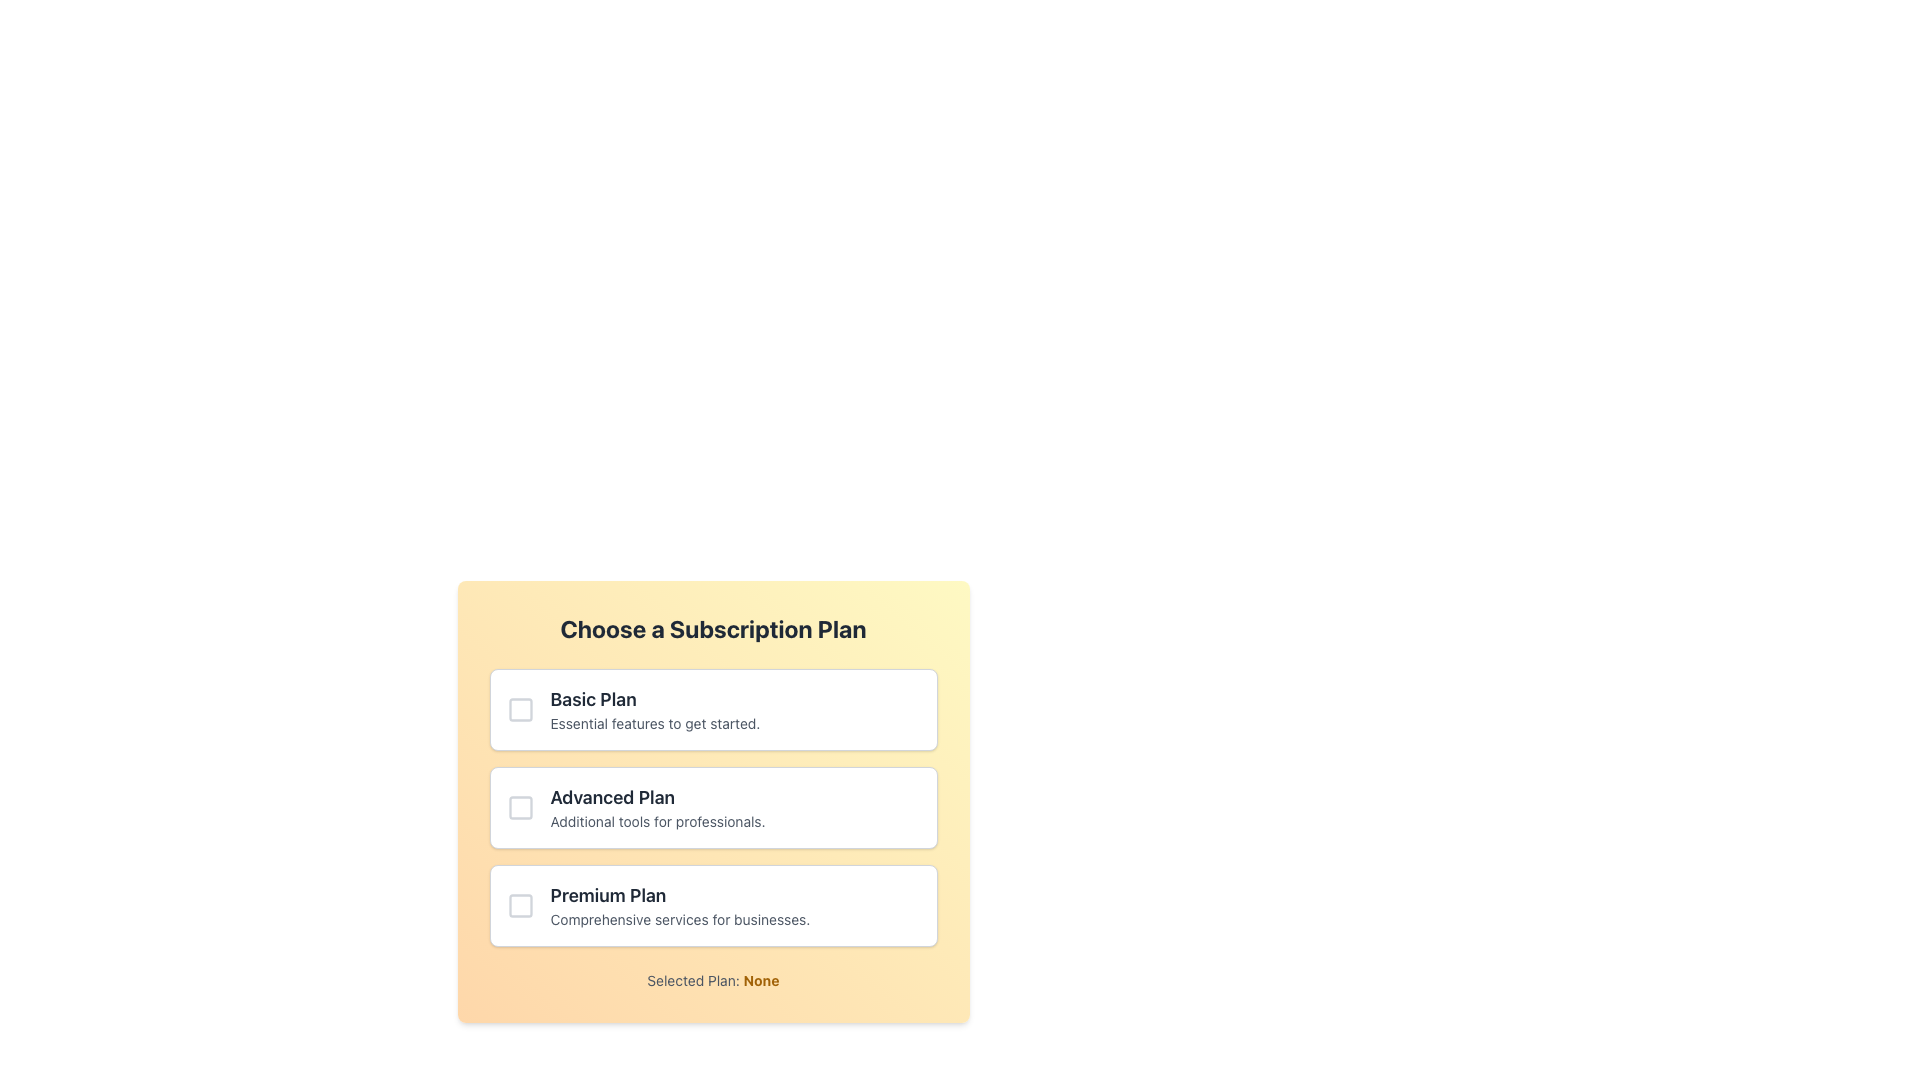 The image size is (1920, 1080). What do you see at coordinates (520, 906) in the screenshot?
I see `the checkbox` at bounding box center [520, 906].